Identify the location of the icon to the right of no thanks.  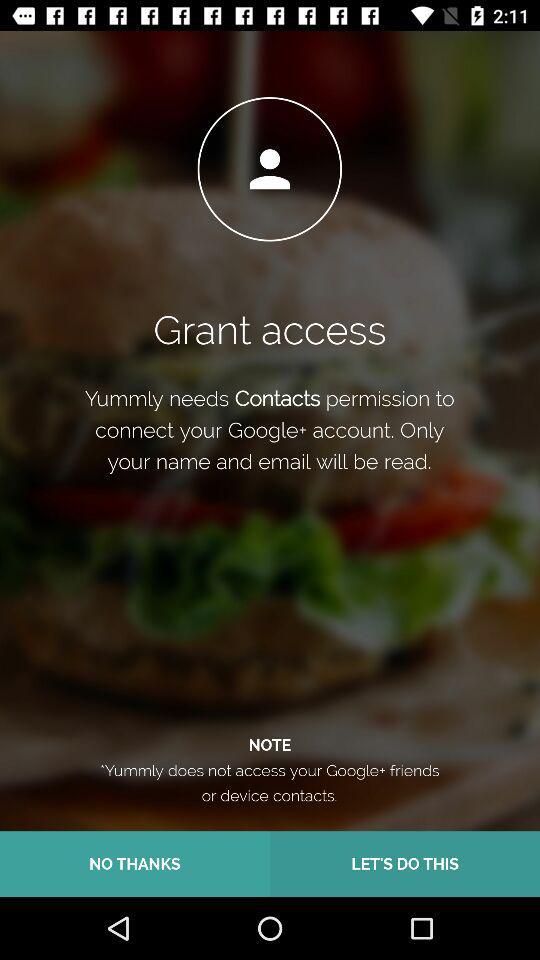
(405, 863).